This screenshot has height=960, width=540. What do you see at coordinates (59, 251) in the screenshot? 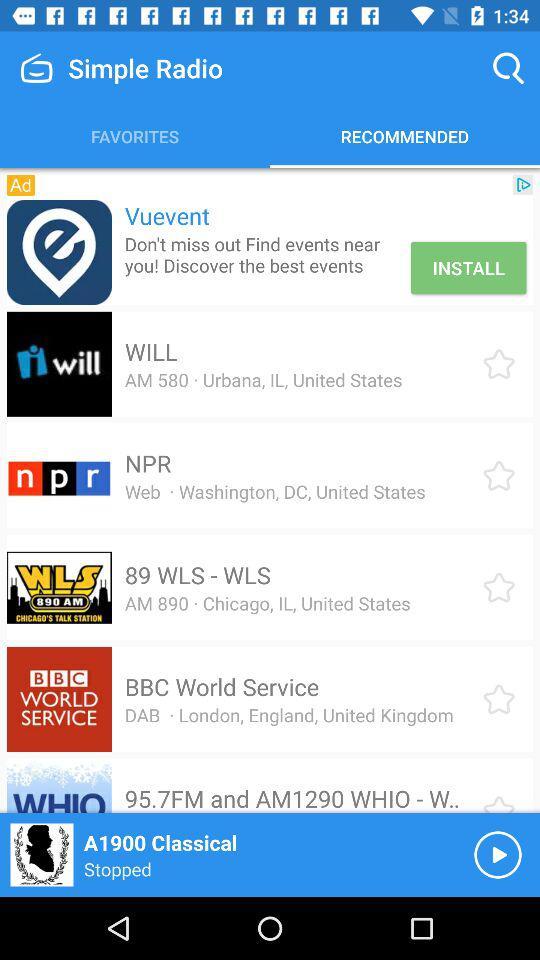
I see `vuevent app icon` at bounding box center [59, 251].